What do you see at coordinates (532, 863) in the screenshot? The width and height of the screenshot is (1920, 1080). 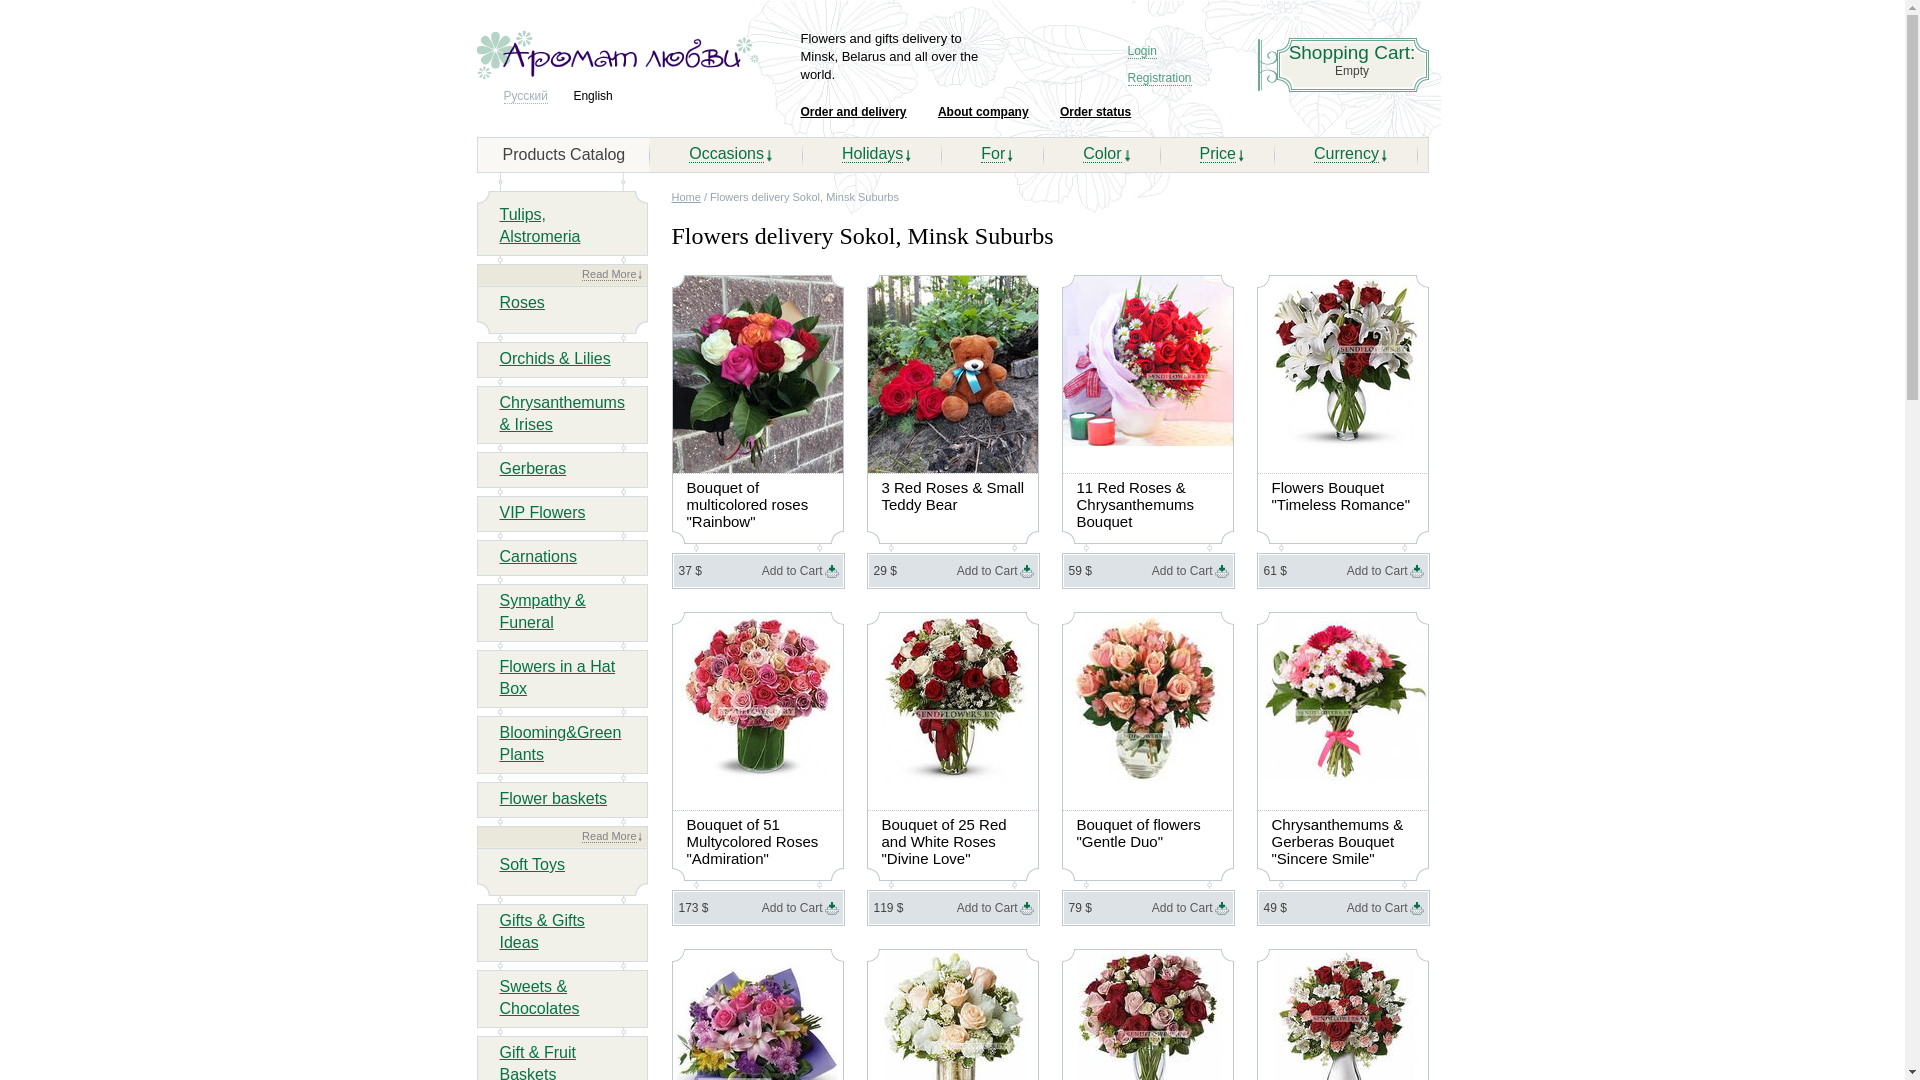 I see `'Soft Toys'` at bounding box center [532, 863].